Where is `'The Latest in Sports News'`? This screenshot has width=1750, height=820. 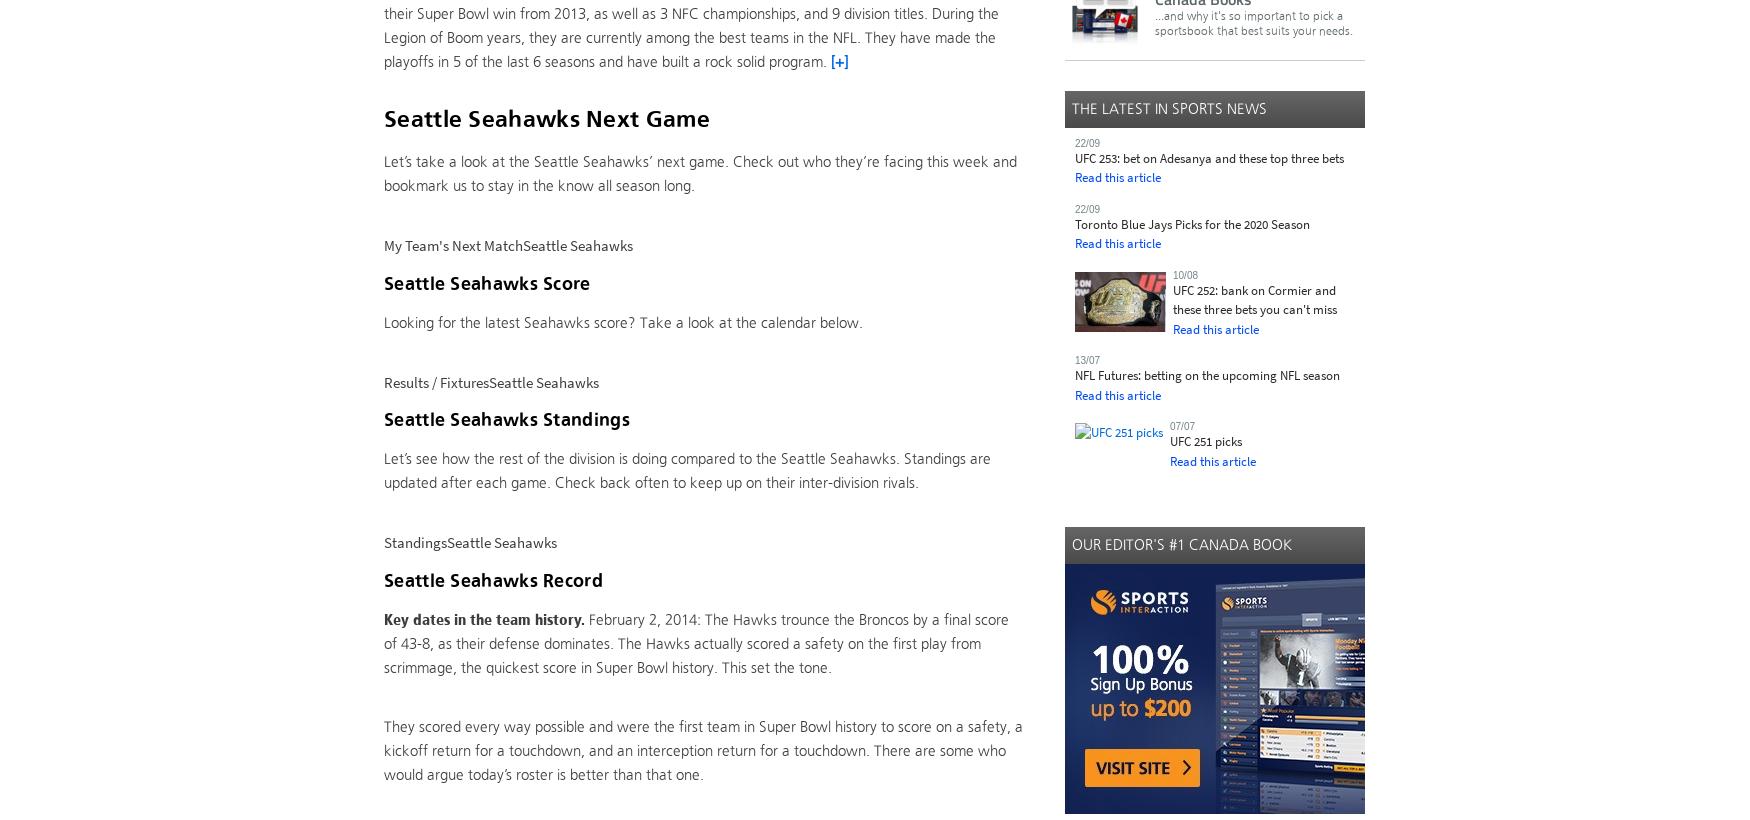 'The Latest in Sports News' is located at coordinates (1168, 106).